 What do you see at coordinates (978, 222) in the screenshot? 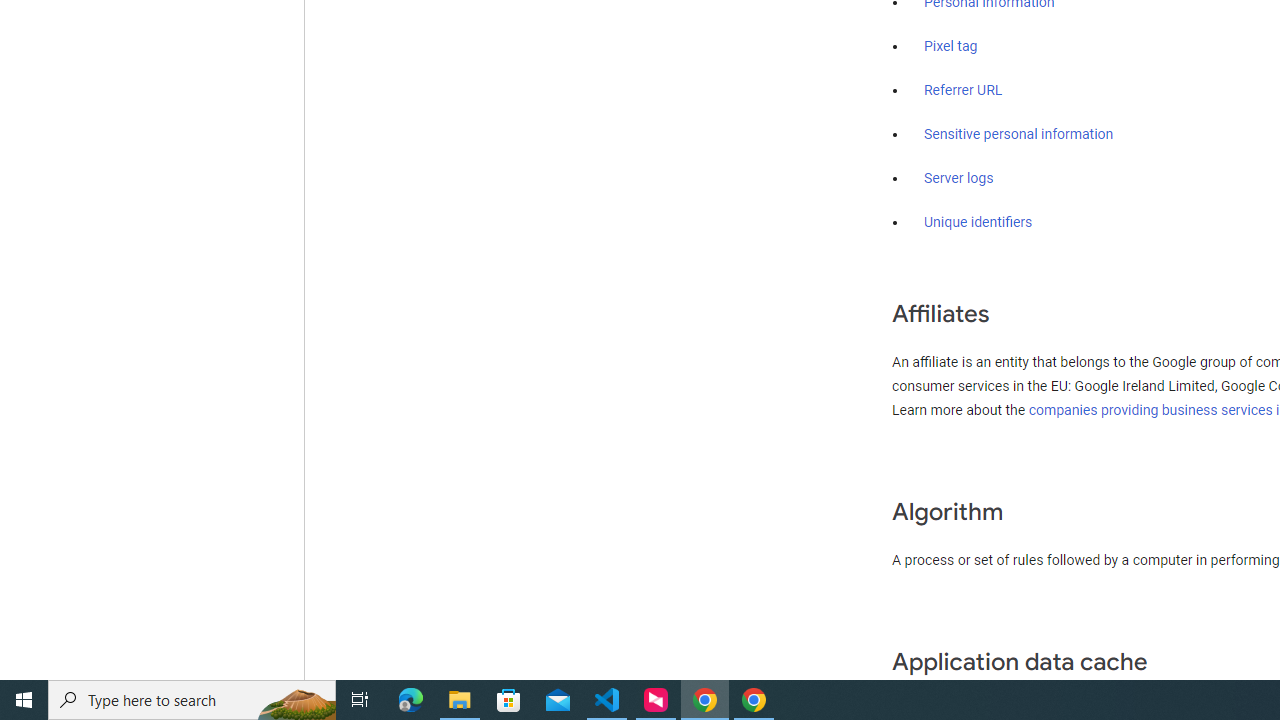
I see `'Unique identifiers'` at bounding box center [978, 222].